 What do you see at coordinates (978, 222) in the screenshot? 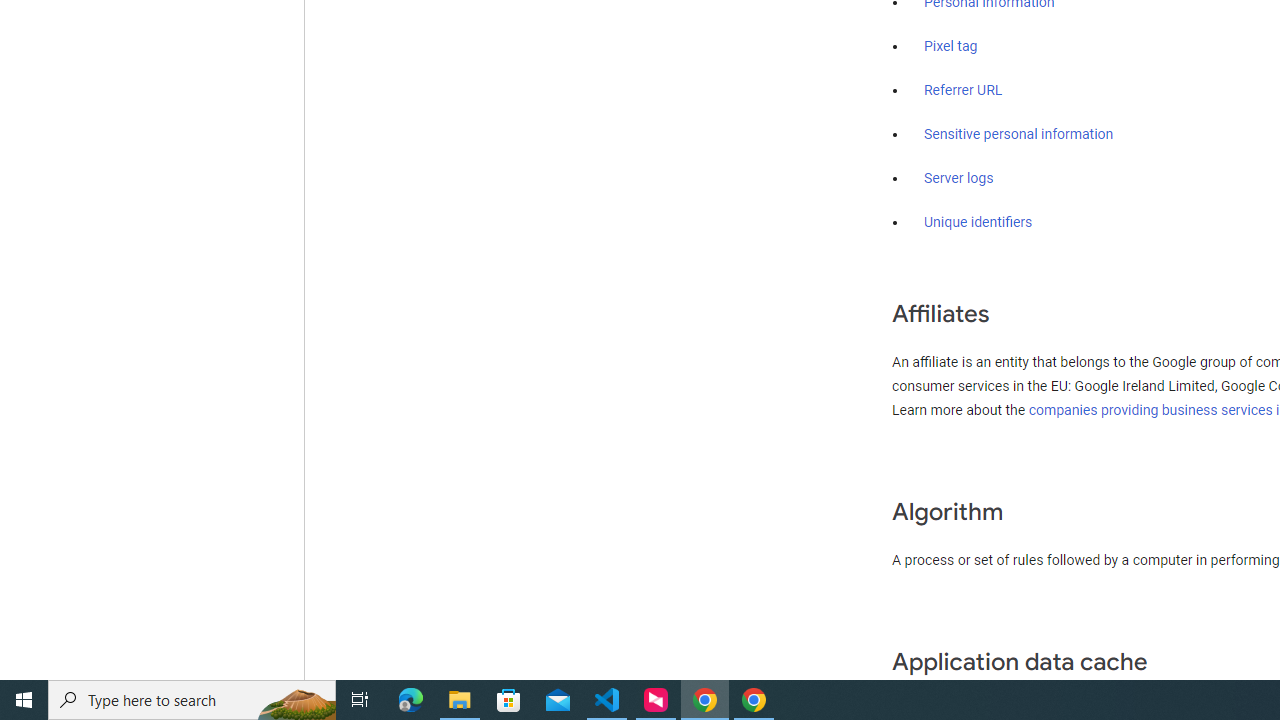
I see `'Unique identifiers'` at bounding box center [978, 222].